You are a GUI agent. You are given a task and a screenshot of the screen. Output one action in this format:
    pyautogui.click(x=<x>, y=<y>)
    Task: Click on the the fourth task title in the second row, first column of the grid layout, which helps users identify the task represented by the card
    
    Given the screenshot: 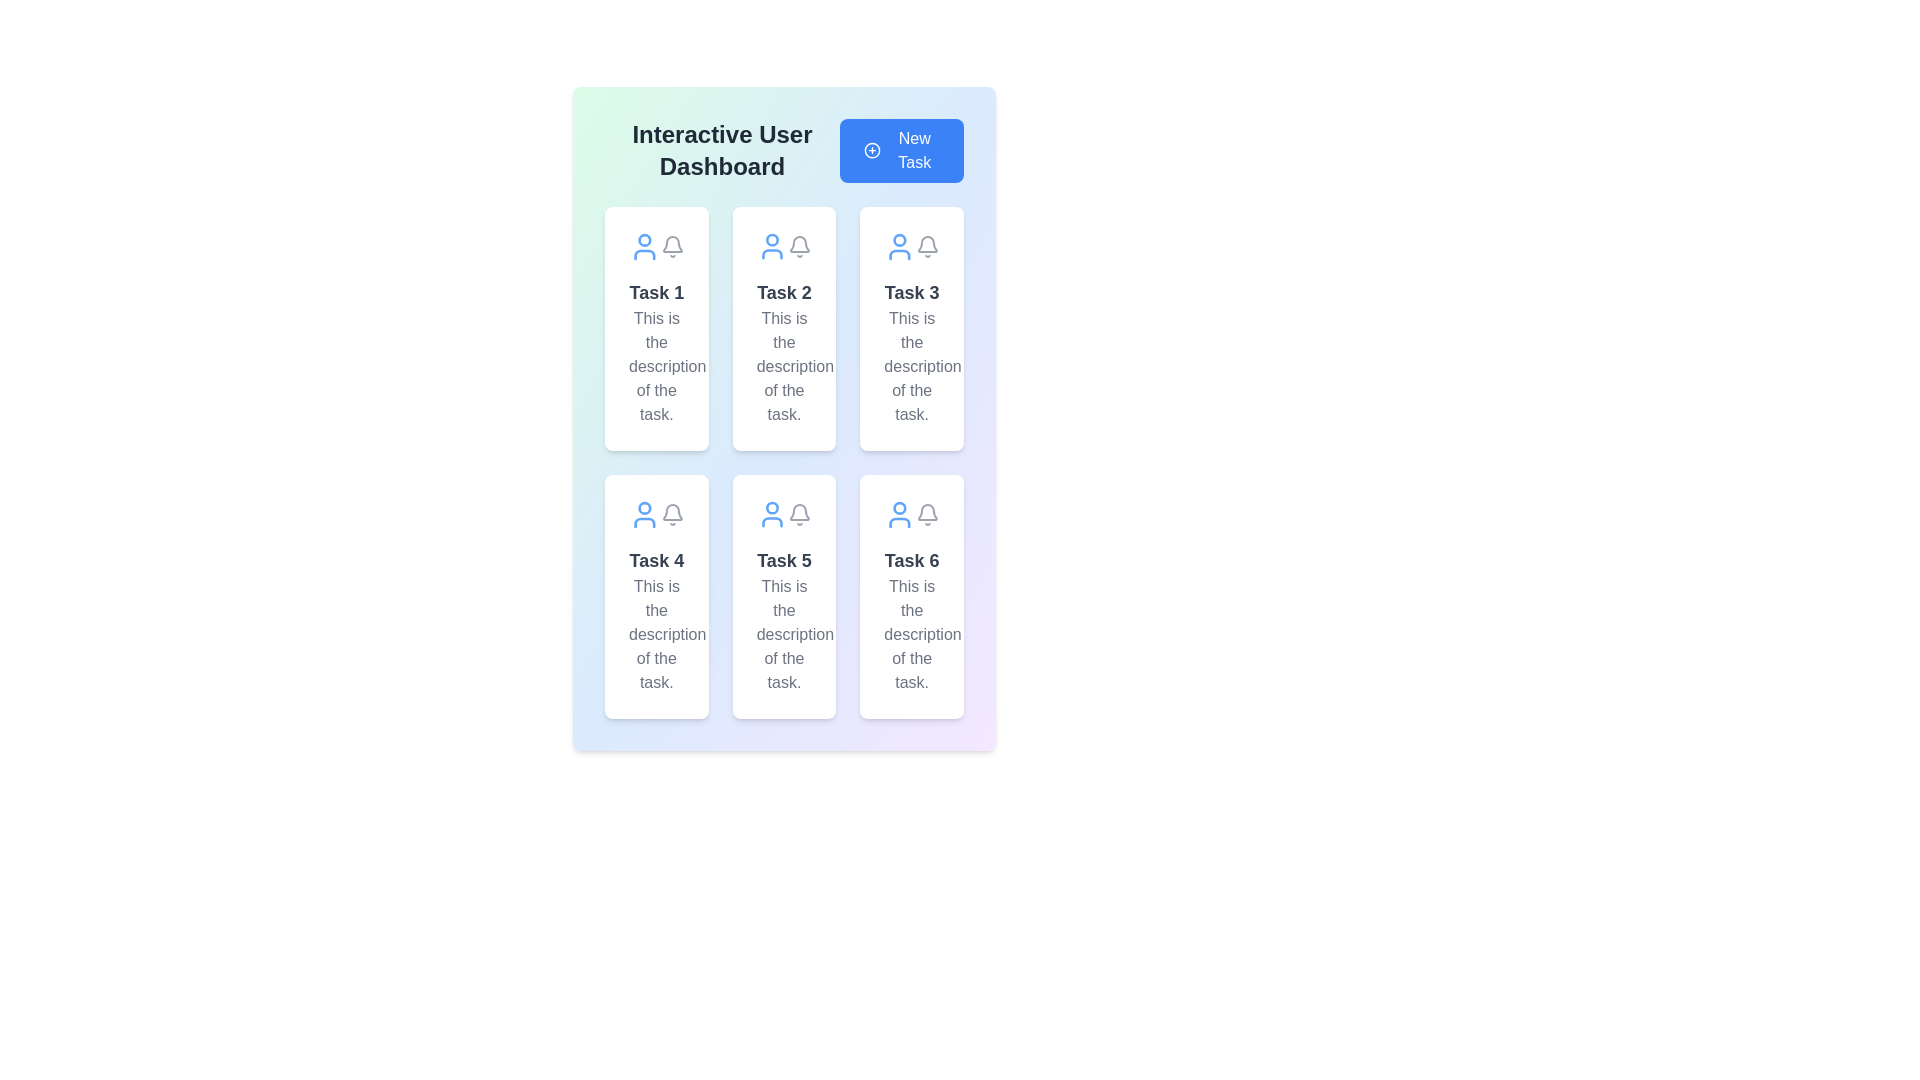 What is the action you would take?
    pyautogui.click(x=656, y=560)
    